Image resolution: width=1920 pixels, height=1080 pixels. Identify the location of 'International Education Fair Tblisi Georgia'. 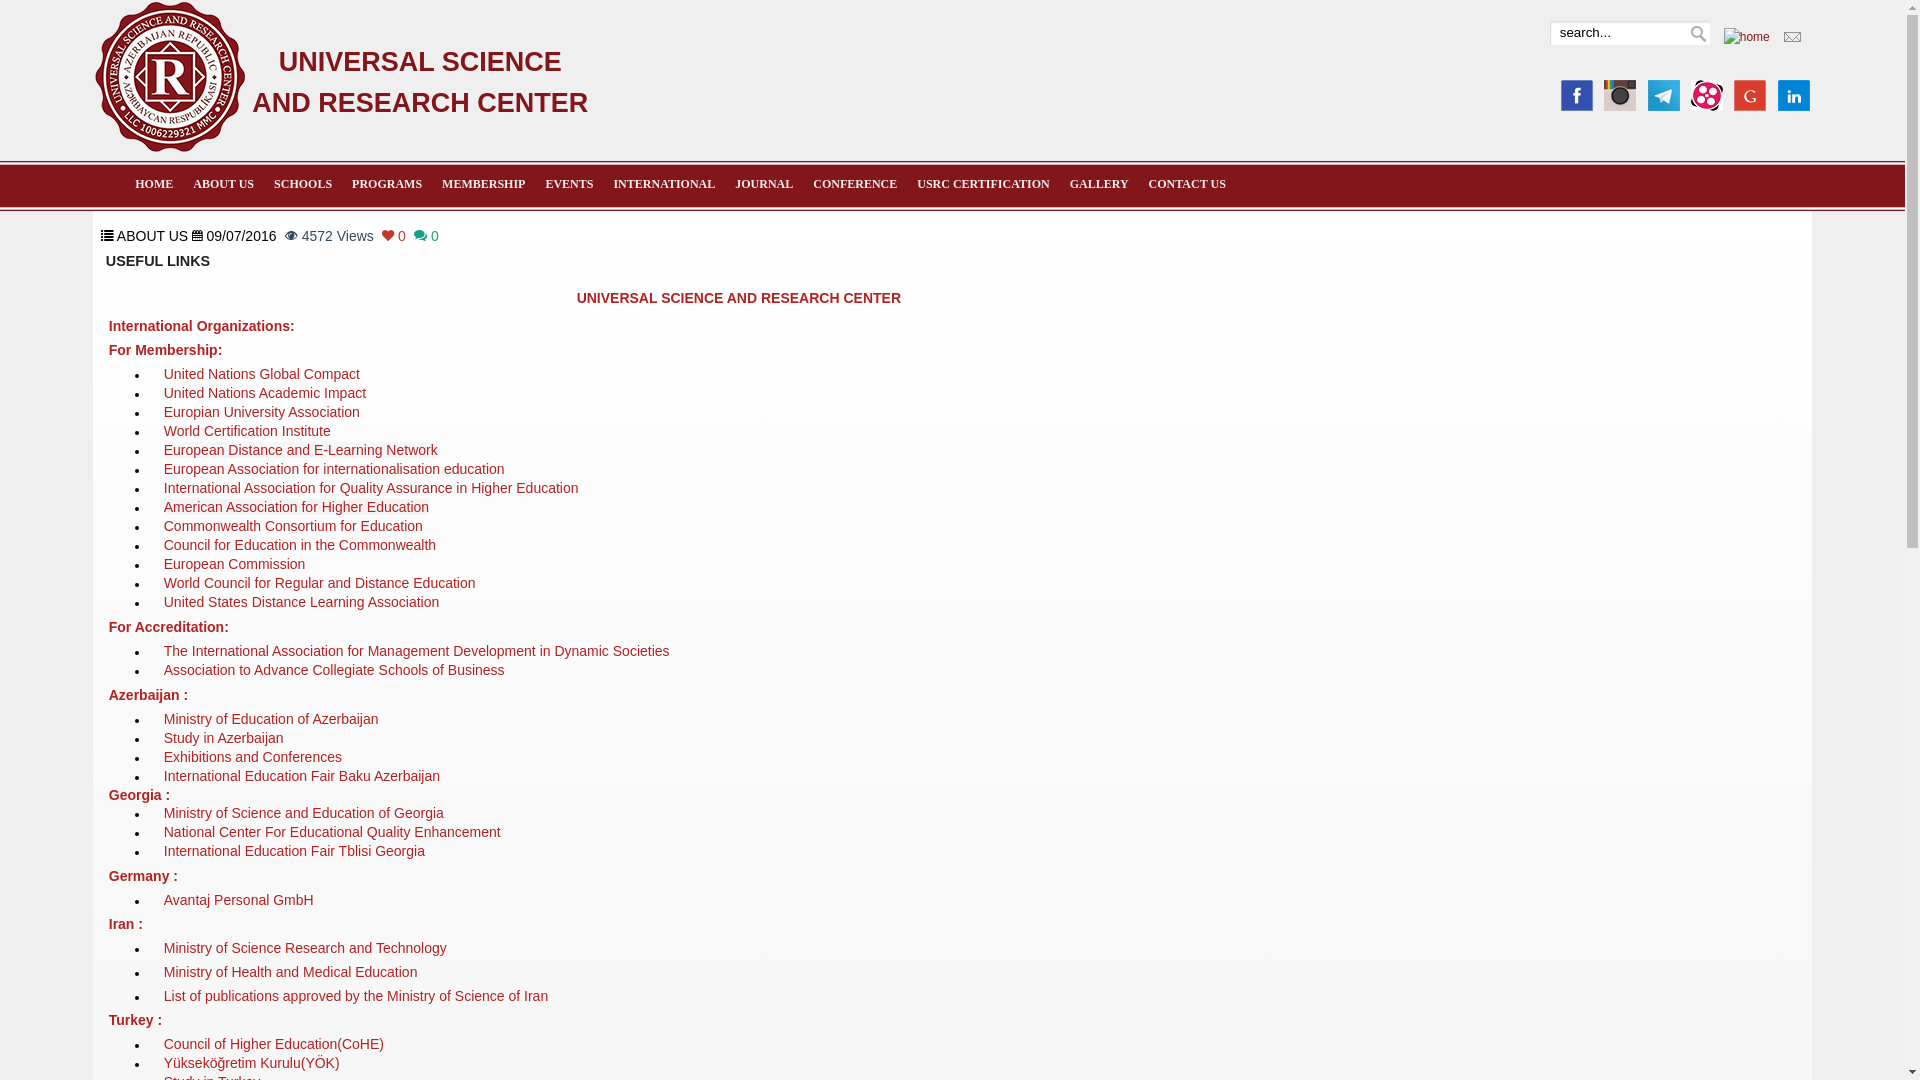
(293, 852).